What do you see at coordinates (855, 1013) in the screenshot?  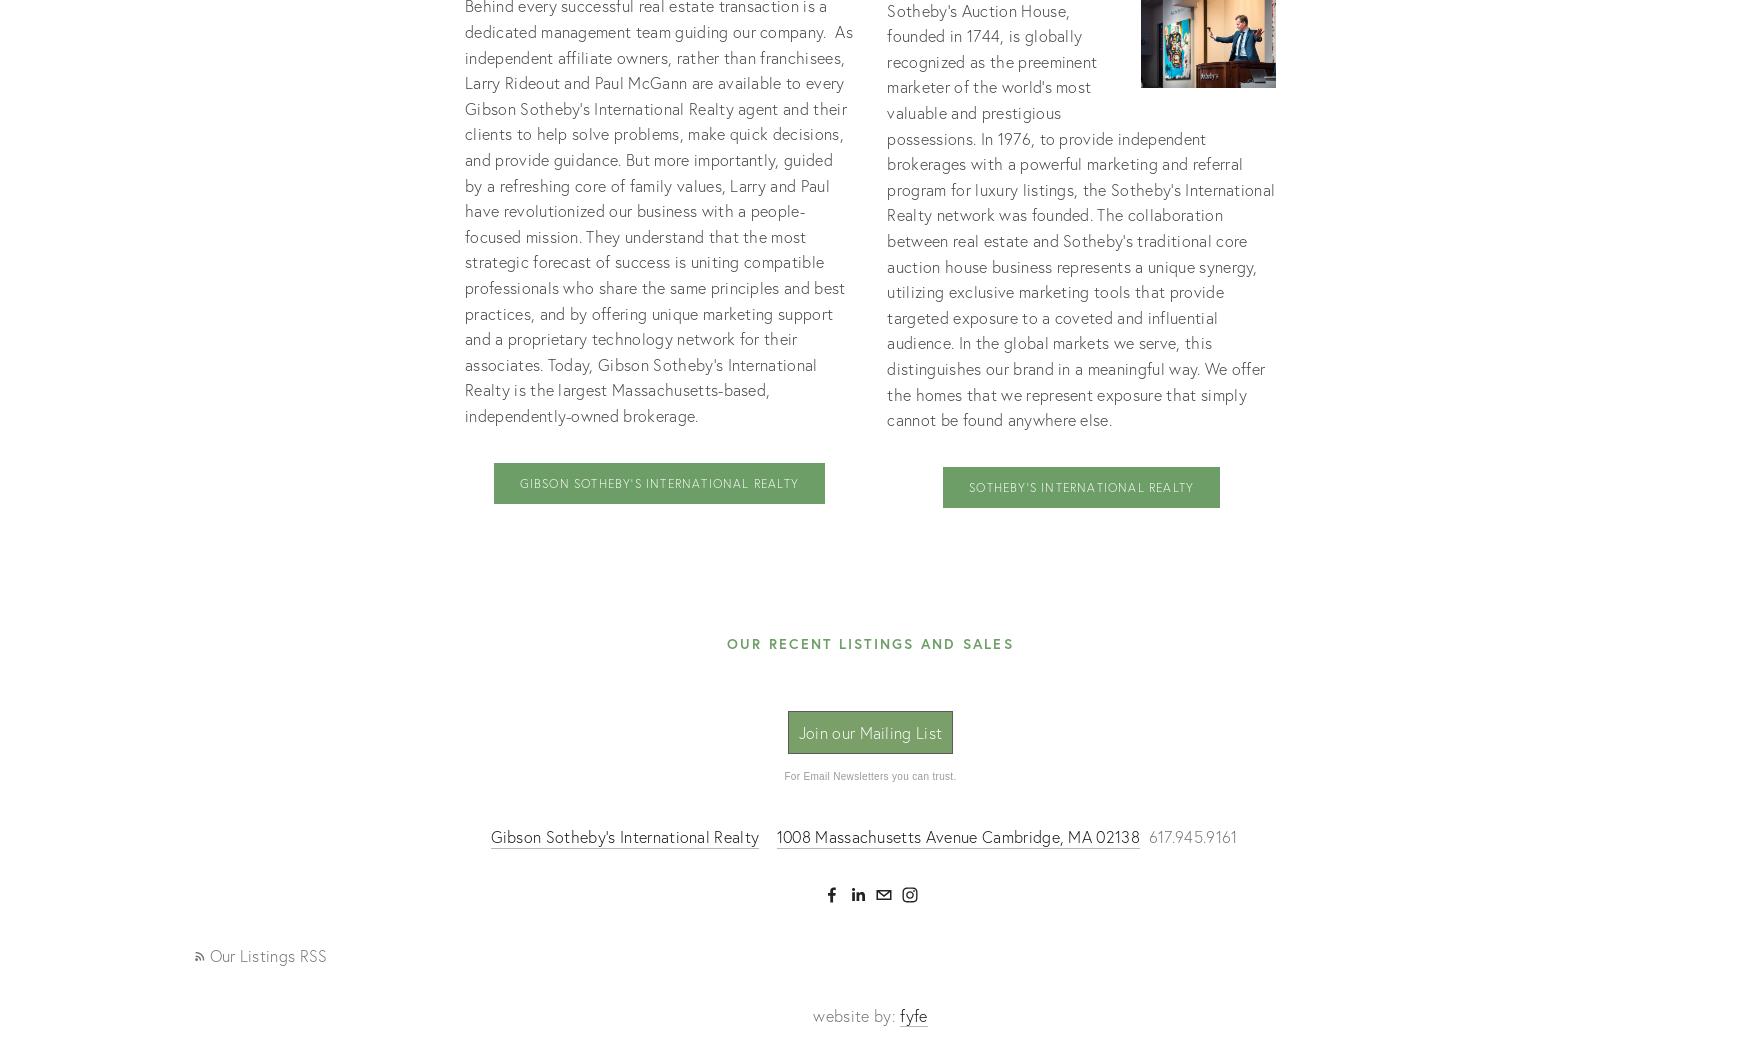 I see `'website by:'` at bounding box center [855, 1013].